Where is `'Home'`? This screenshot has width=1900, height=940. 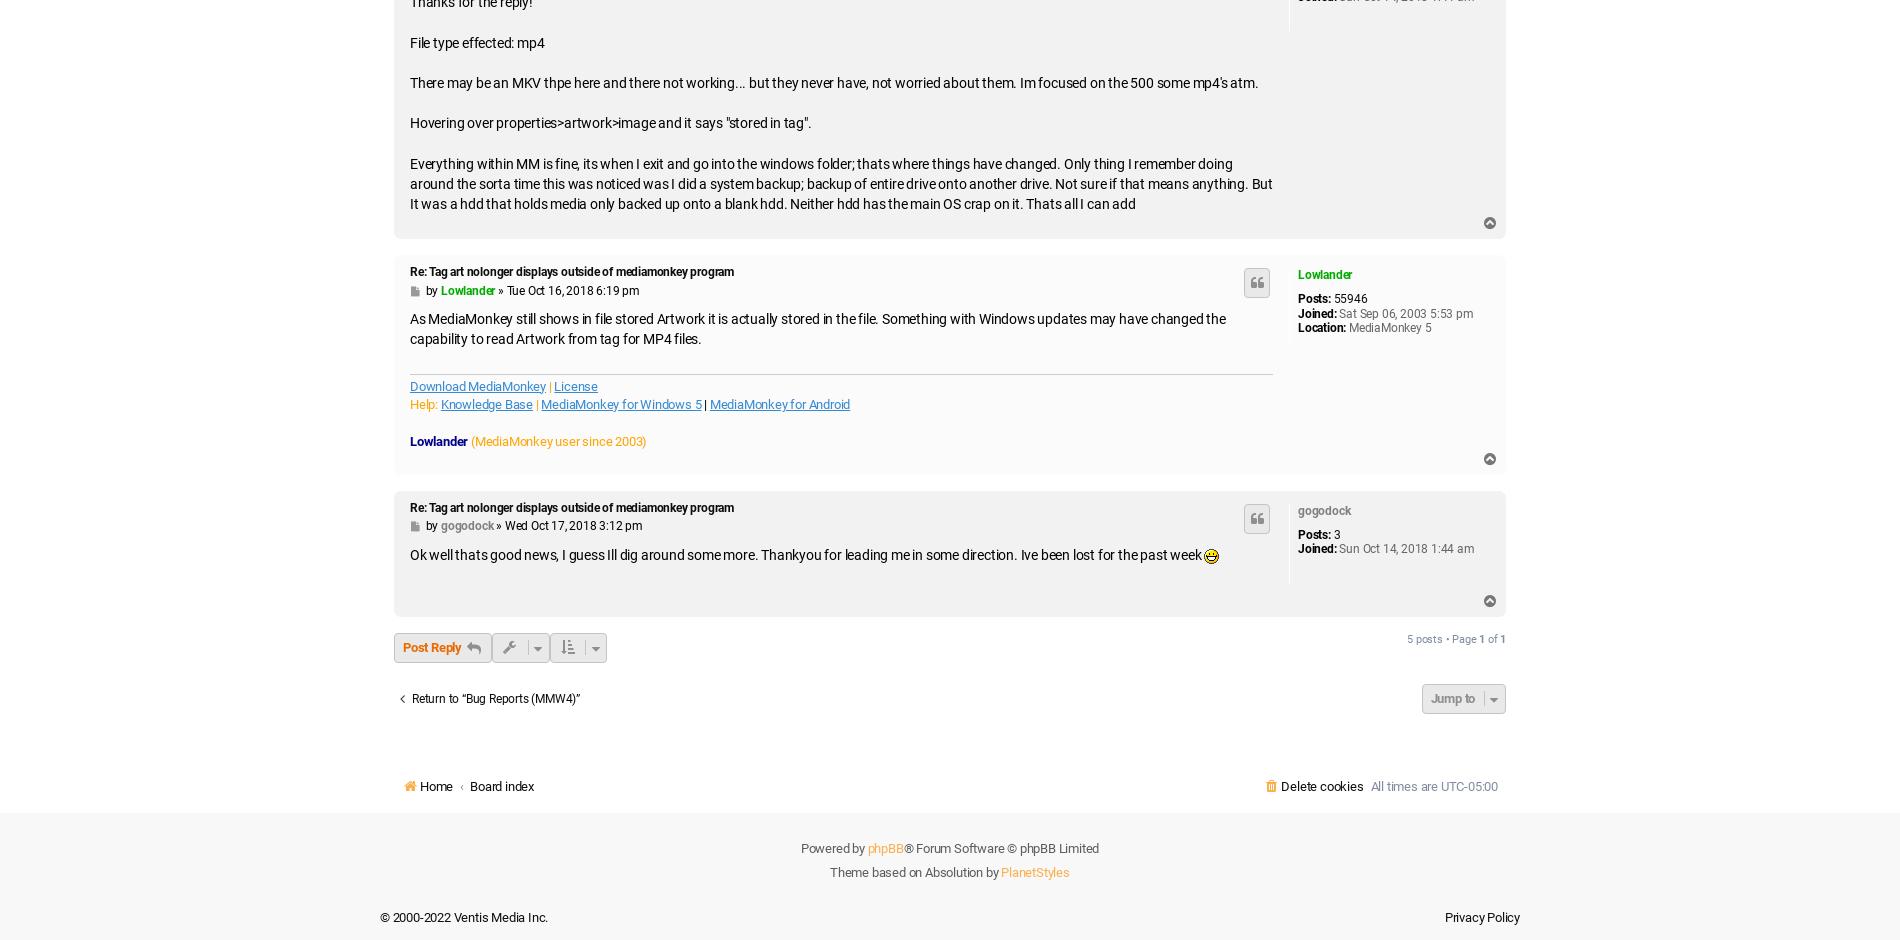 'Home' is located at coordinates (419, 786).